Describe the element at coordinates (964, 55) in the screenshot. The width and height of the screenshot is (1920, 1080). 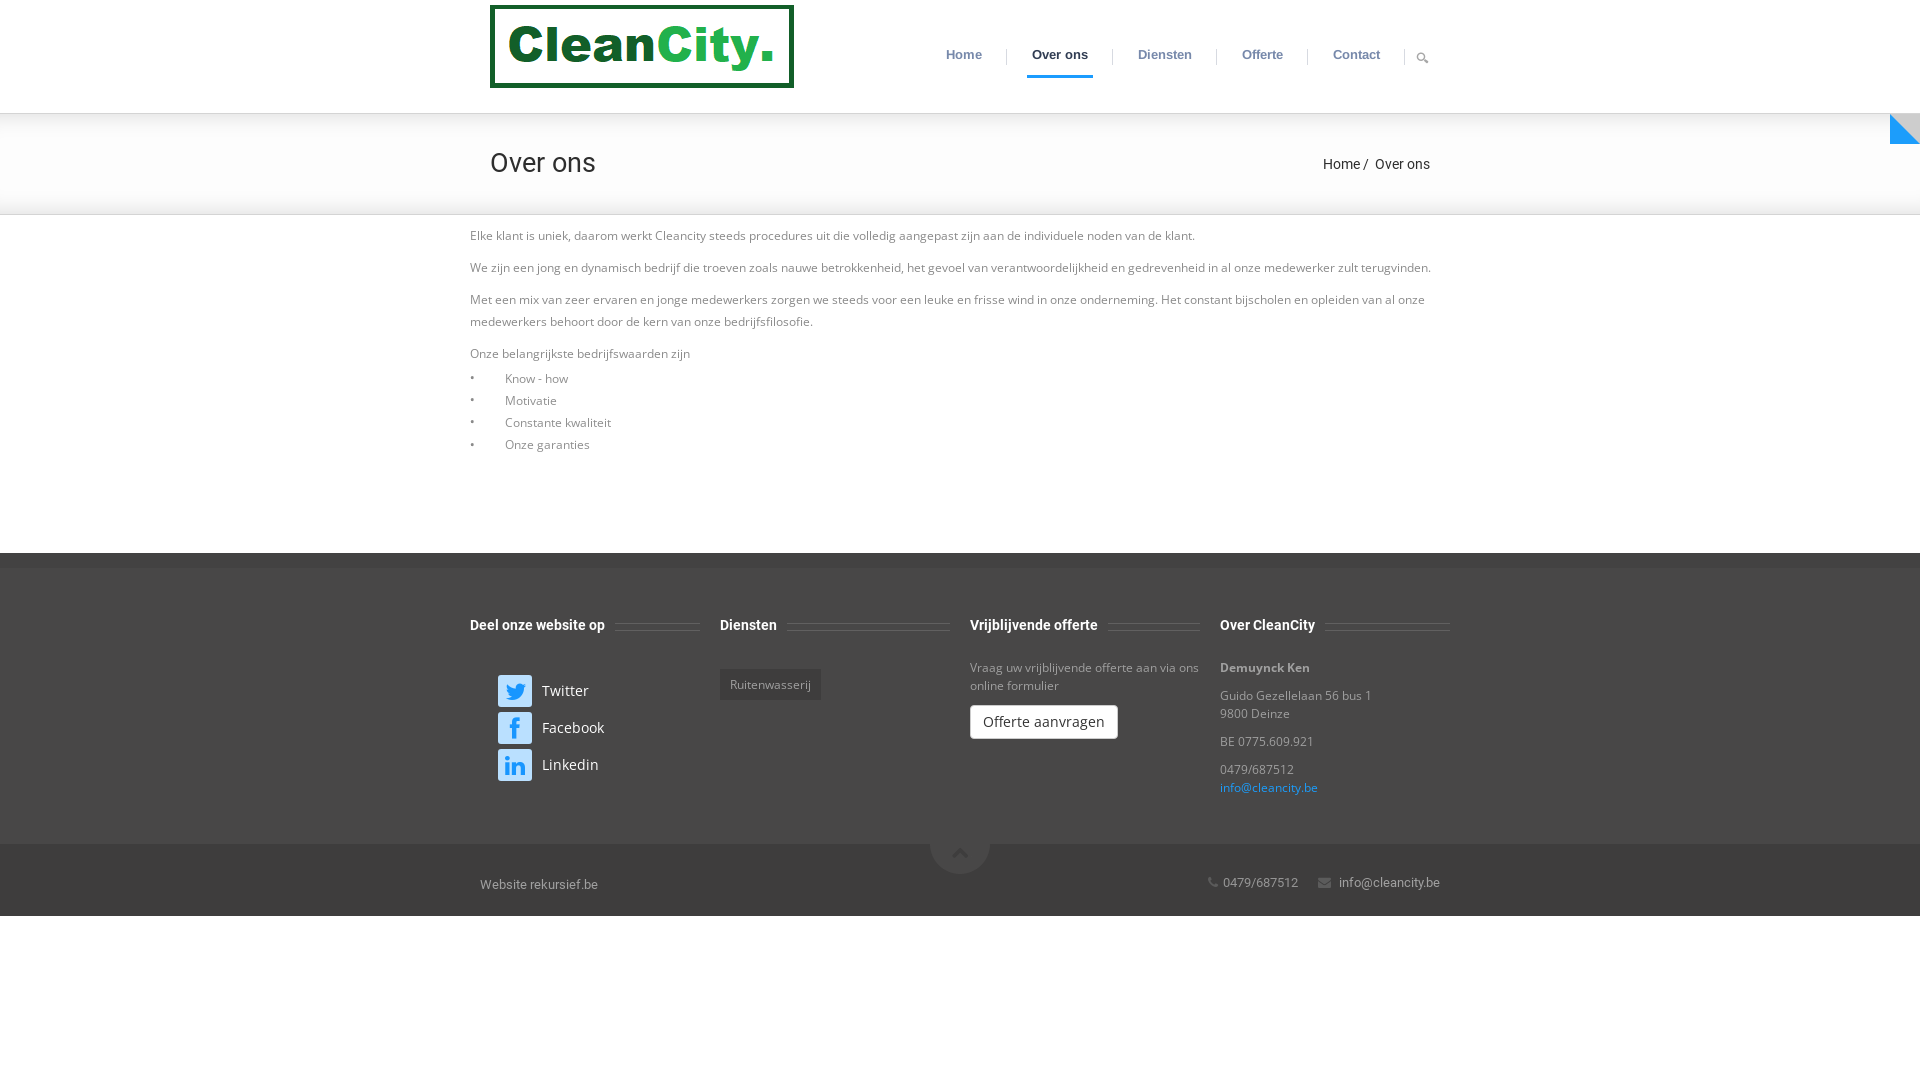
I see `'Home'` at that location.